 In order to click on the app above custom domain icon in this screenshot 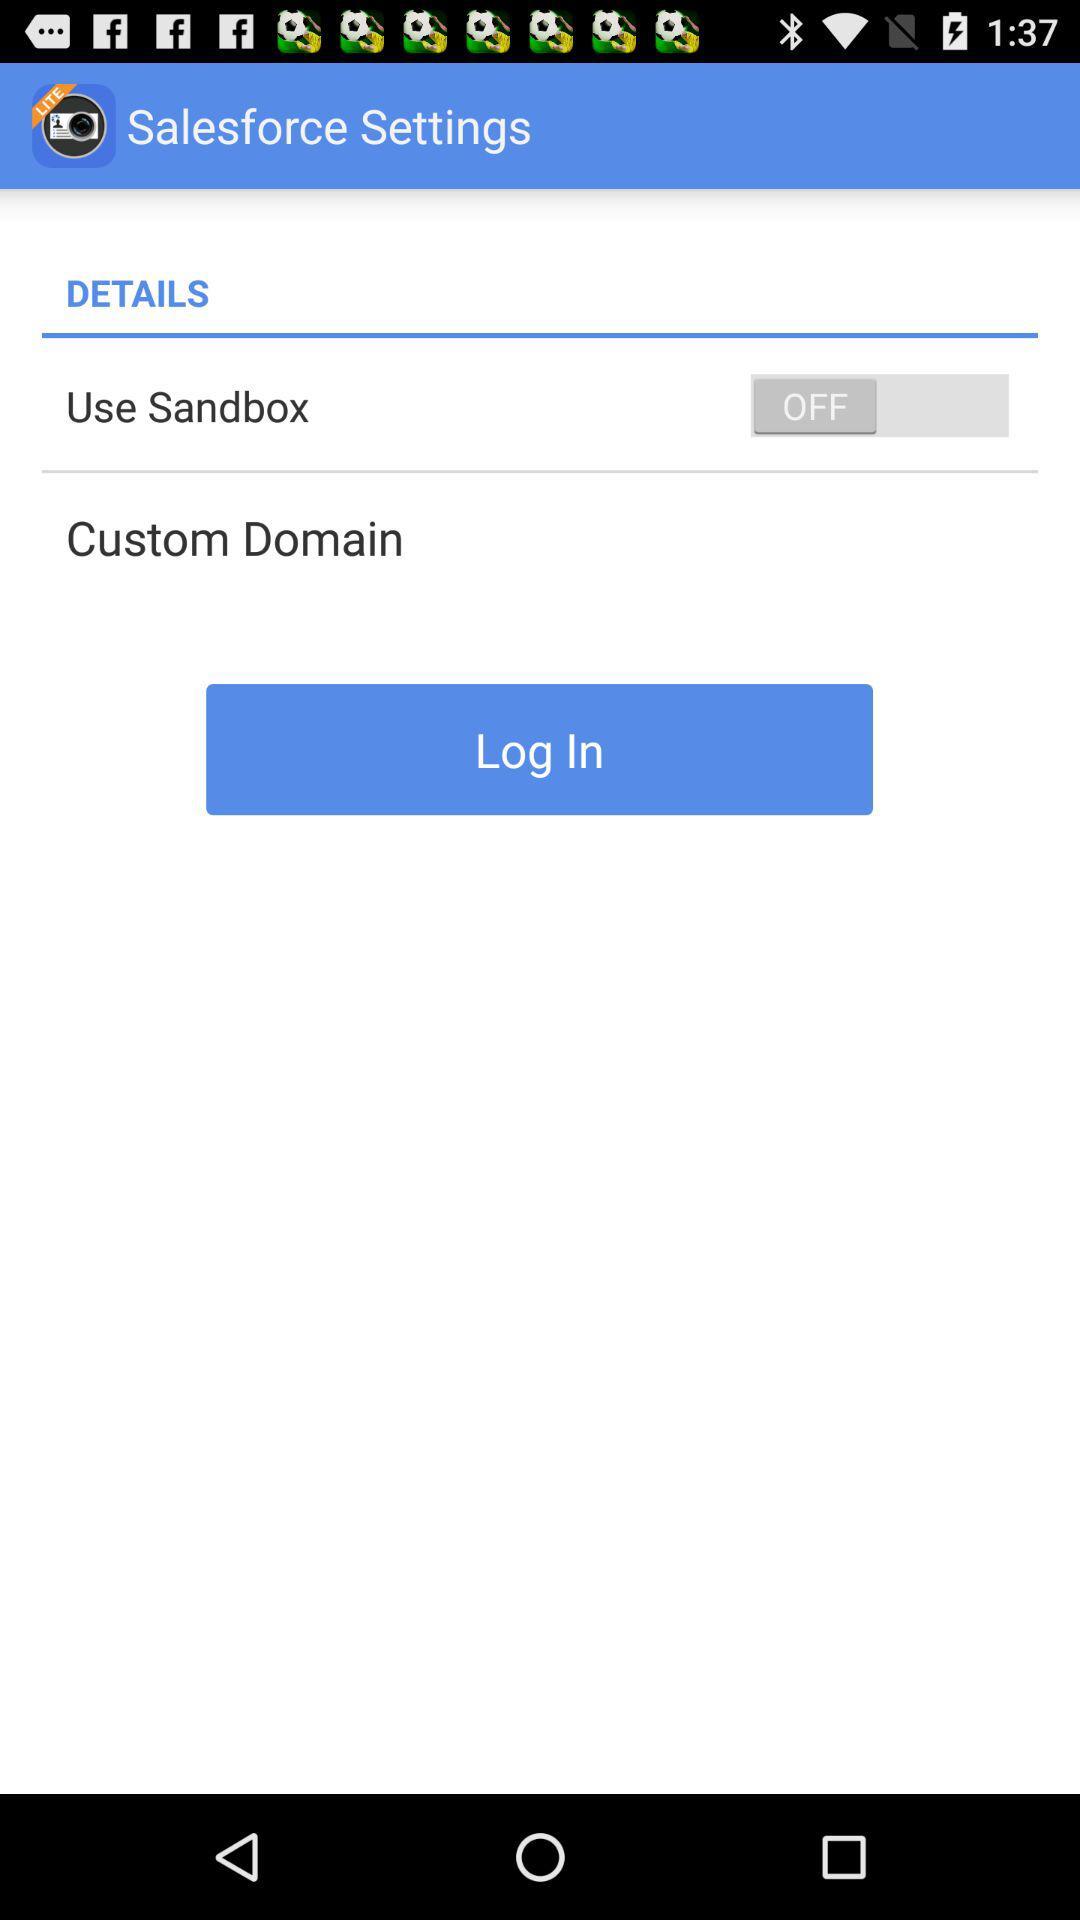, I will do `click(878, 404)`.